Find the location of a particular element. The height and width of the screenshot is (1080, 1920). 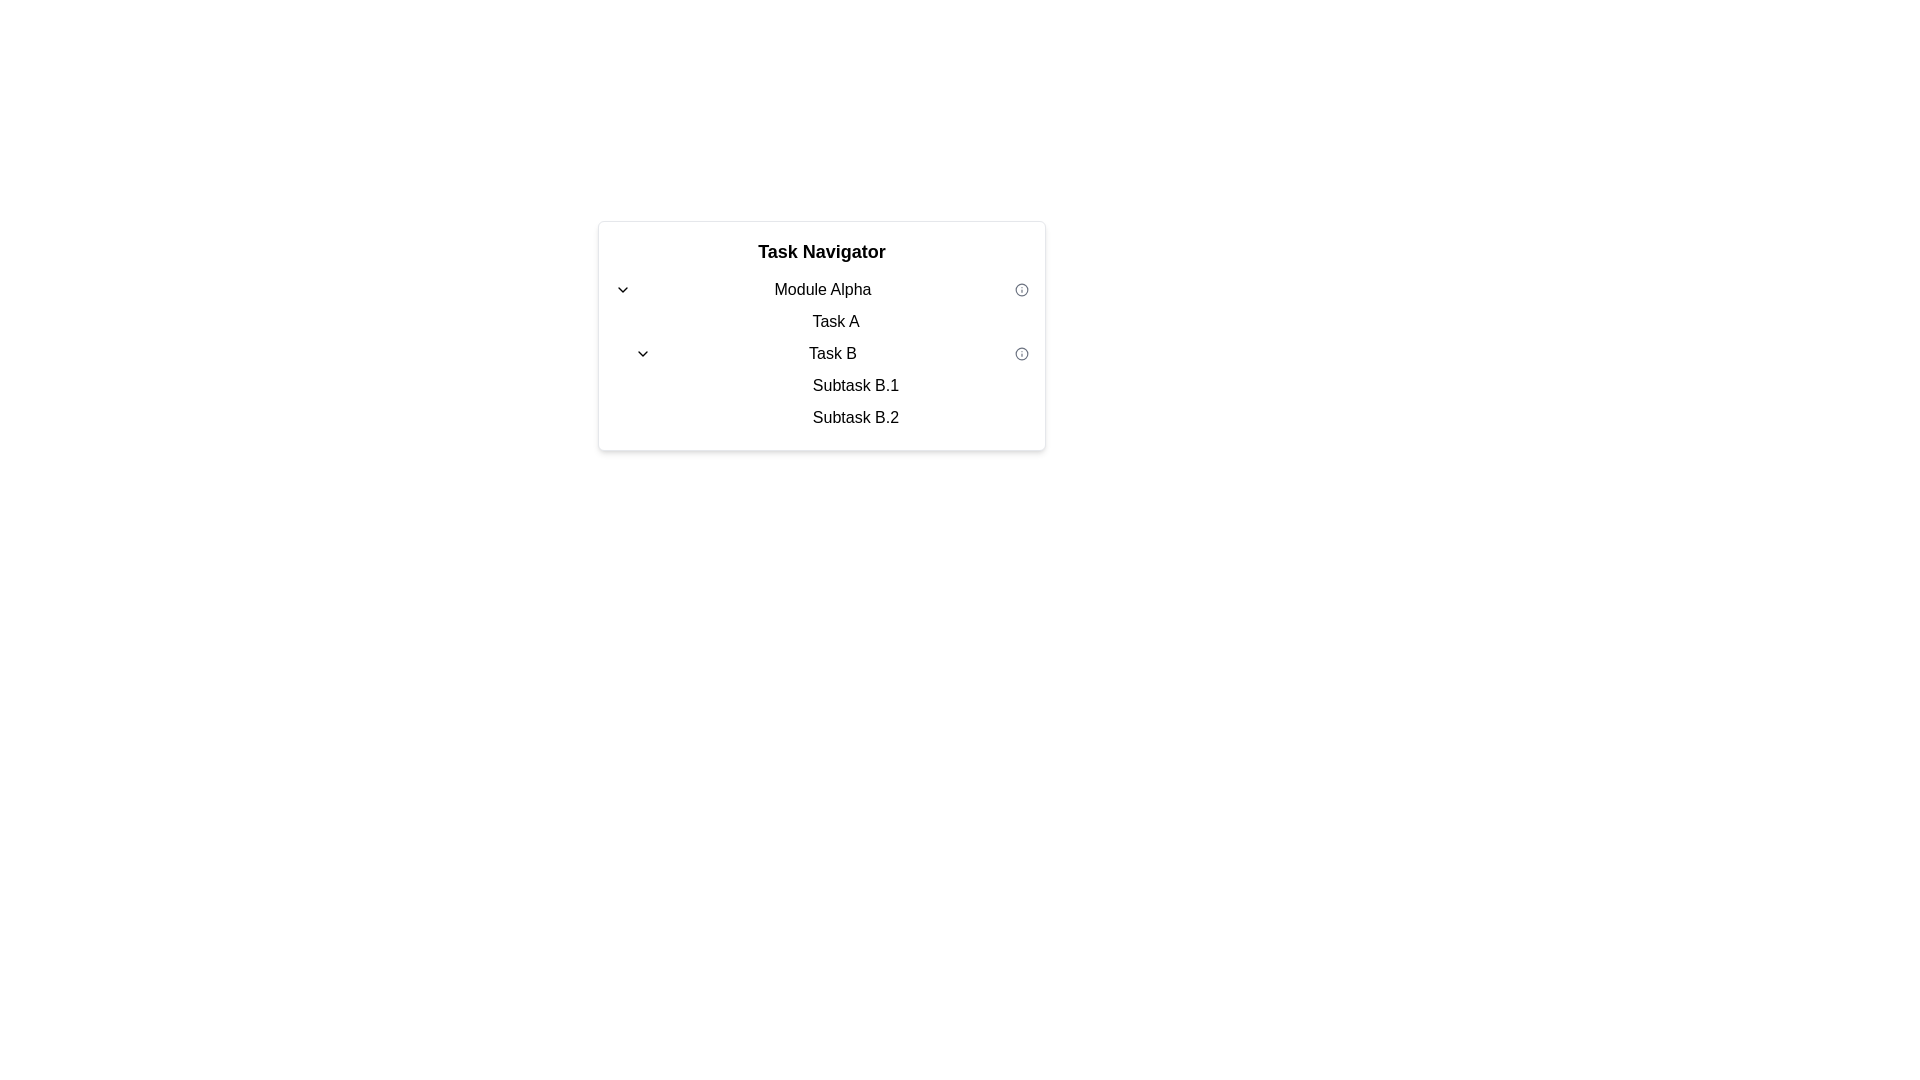

the 'Module Alpha' text label which is the first item in the 'Task Navigator' menu, located to the right of a chevron-down icon is located at coordinates (822, 289).